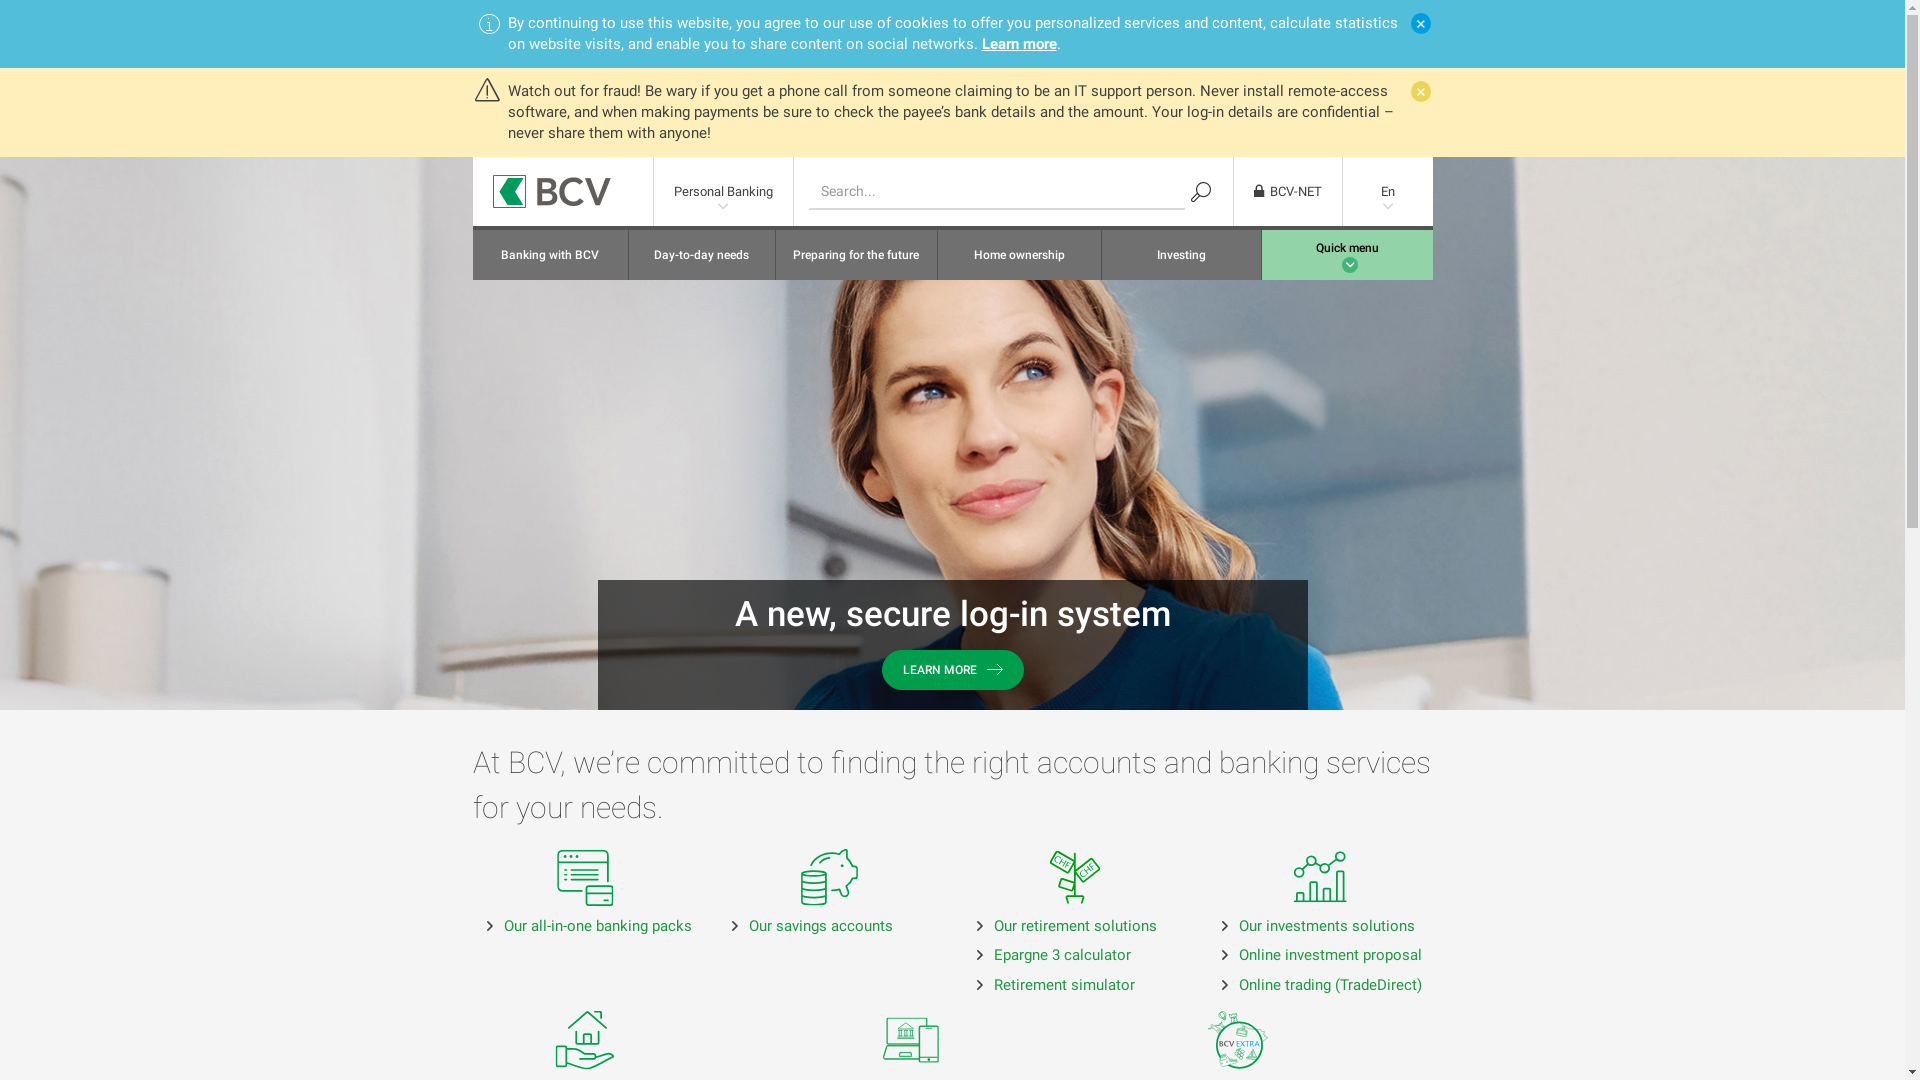 The width and height of the screenshot is (1920, 1080). I want to click on 'Epargne 3 calculator', so click(1061, 954).